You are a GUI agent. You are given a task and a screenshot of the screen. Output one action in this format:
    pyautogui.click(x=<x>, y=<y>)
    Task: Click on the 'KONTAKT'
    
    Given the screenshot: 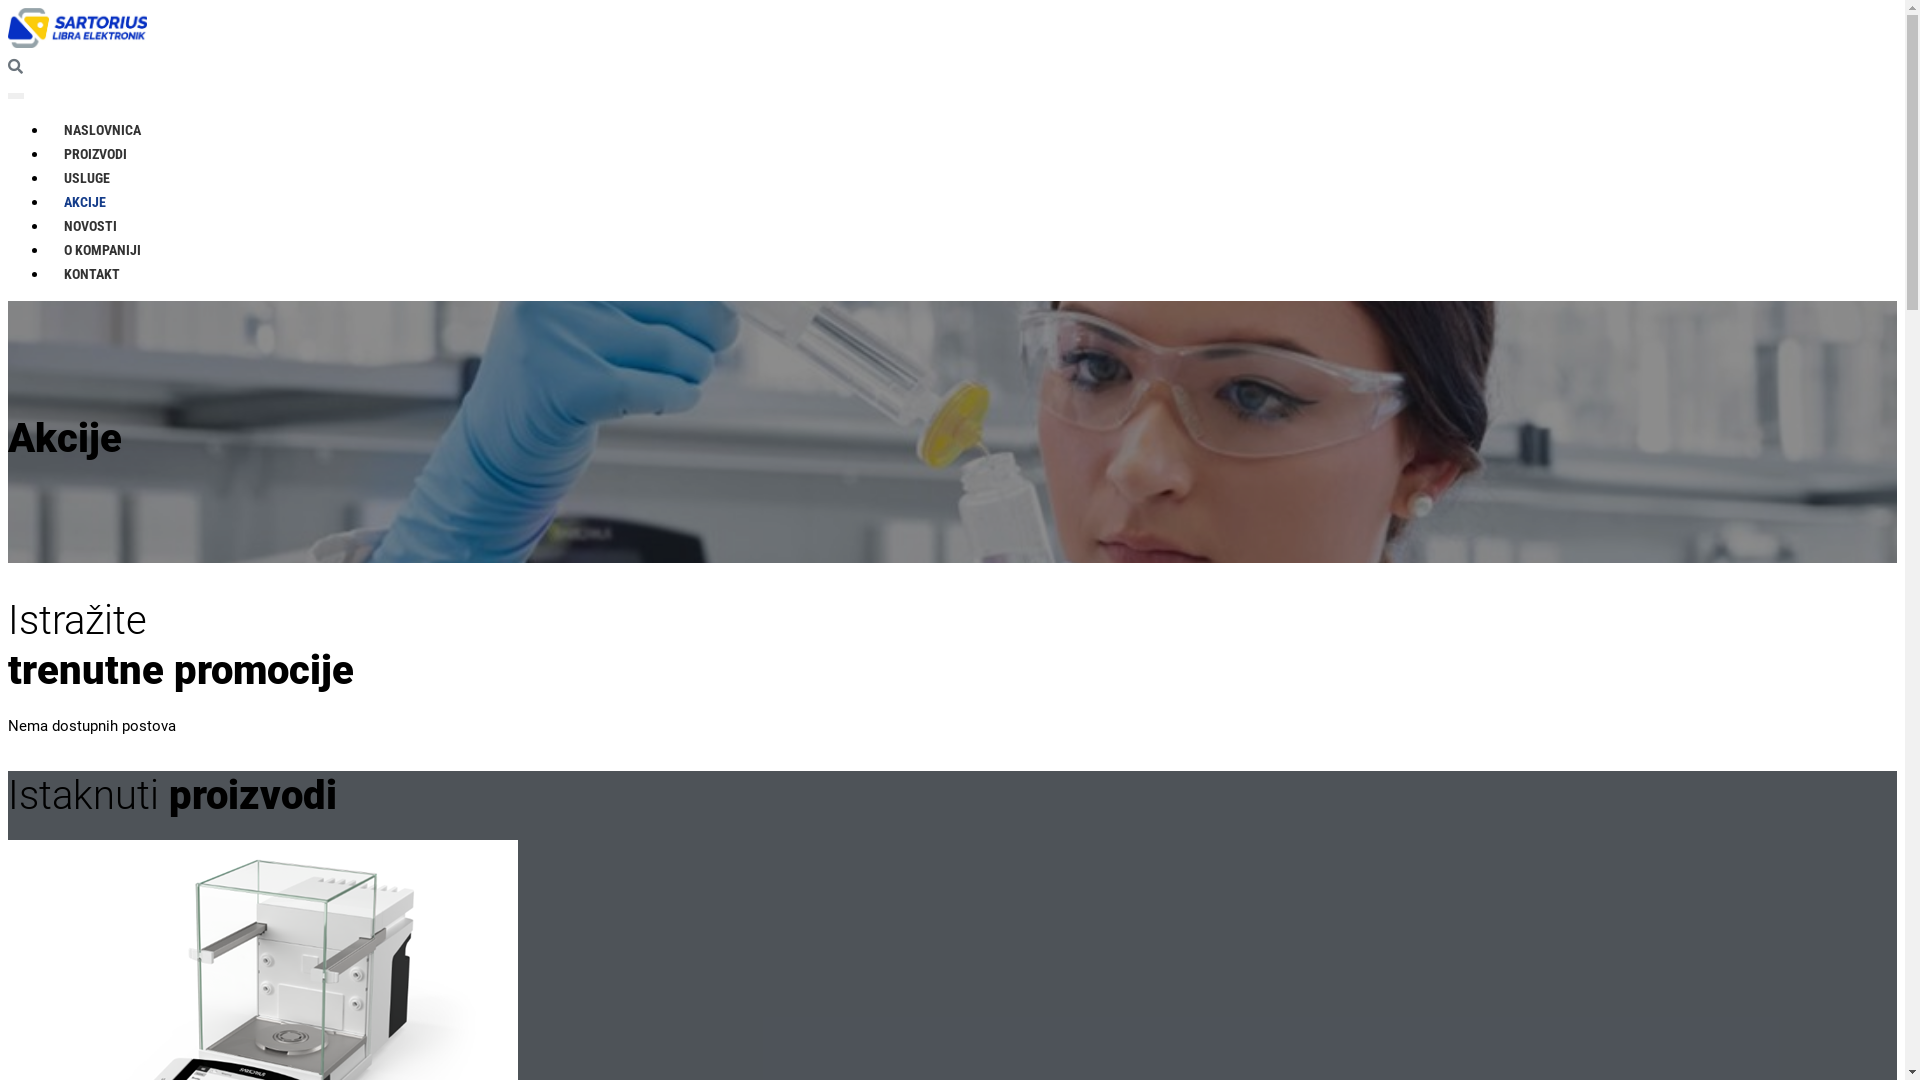 What is the action you would take?
    pyautogui.click(x=63, y=273)
    